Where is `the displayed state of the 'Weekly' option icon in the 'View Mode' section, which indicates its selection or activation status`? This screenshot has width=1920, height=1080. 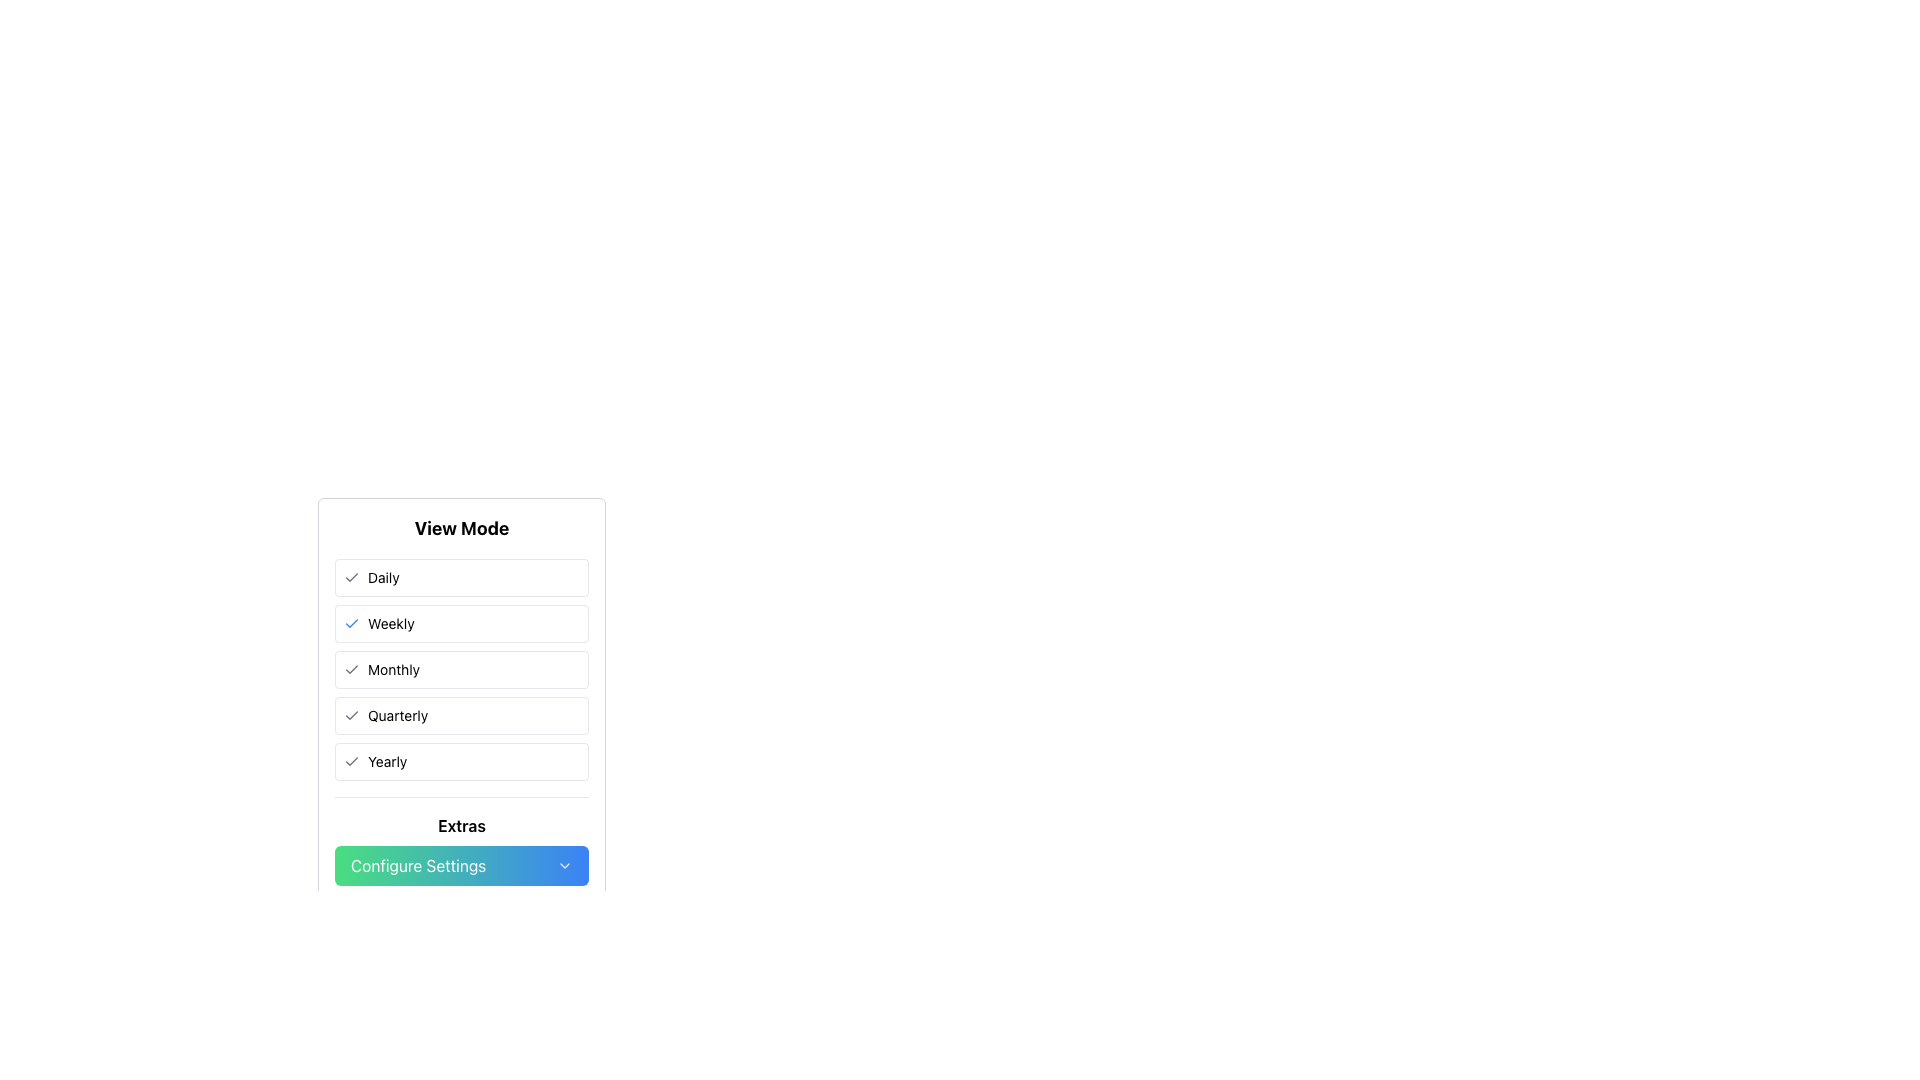 the displayed state of the 'Weekly' option icon in the 'View Mode' section, which indicates its selection or activation status is located at coordinates (351, 623).